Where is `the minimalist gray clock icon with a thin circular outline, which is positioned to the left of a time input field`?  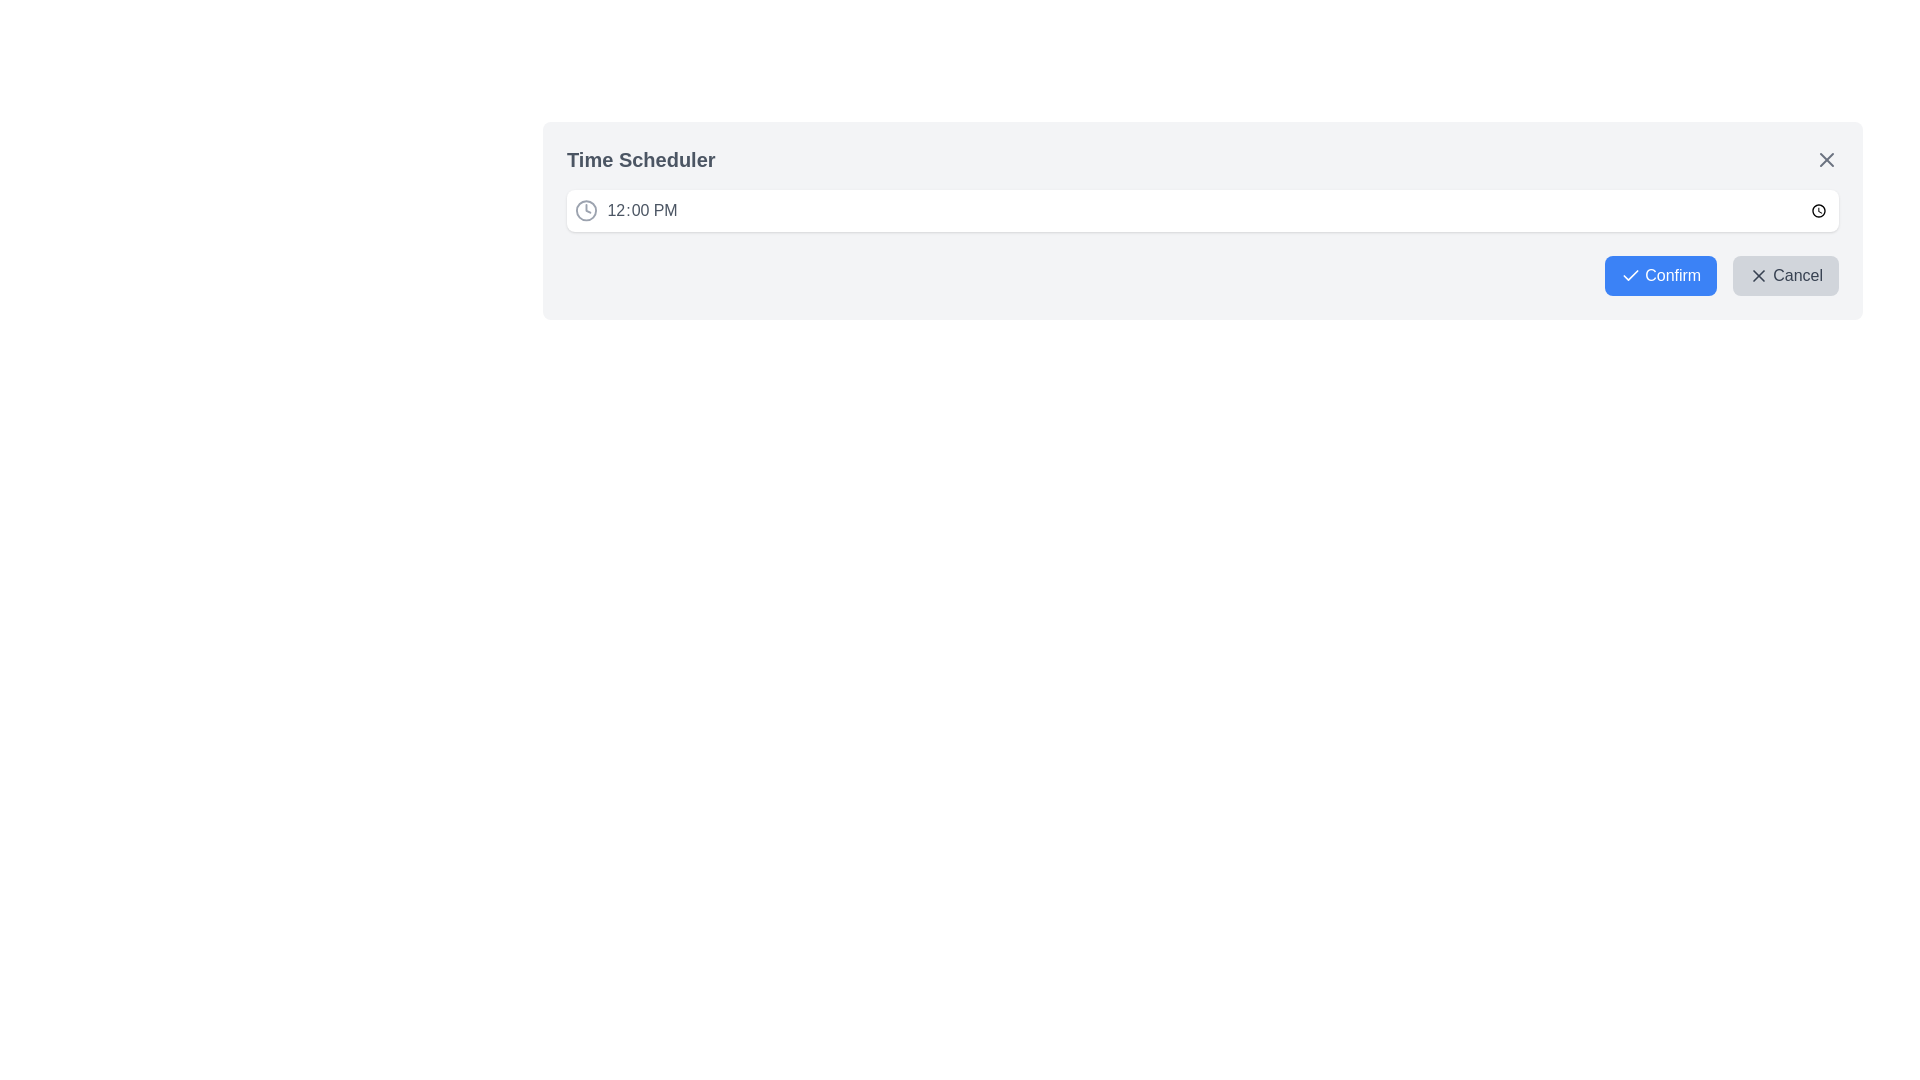 the minimalist gray clock icon with a thin circular outline, which is positioned to the left of a time input field is located at coordinates (585, 211).